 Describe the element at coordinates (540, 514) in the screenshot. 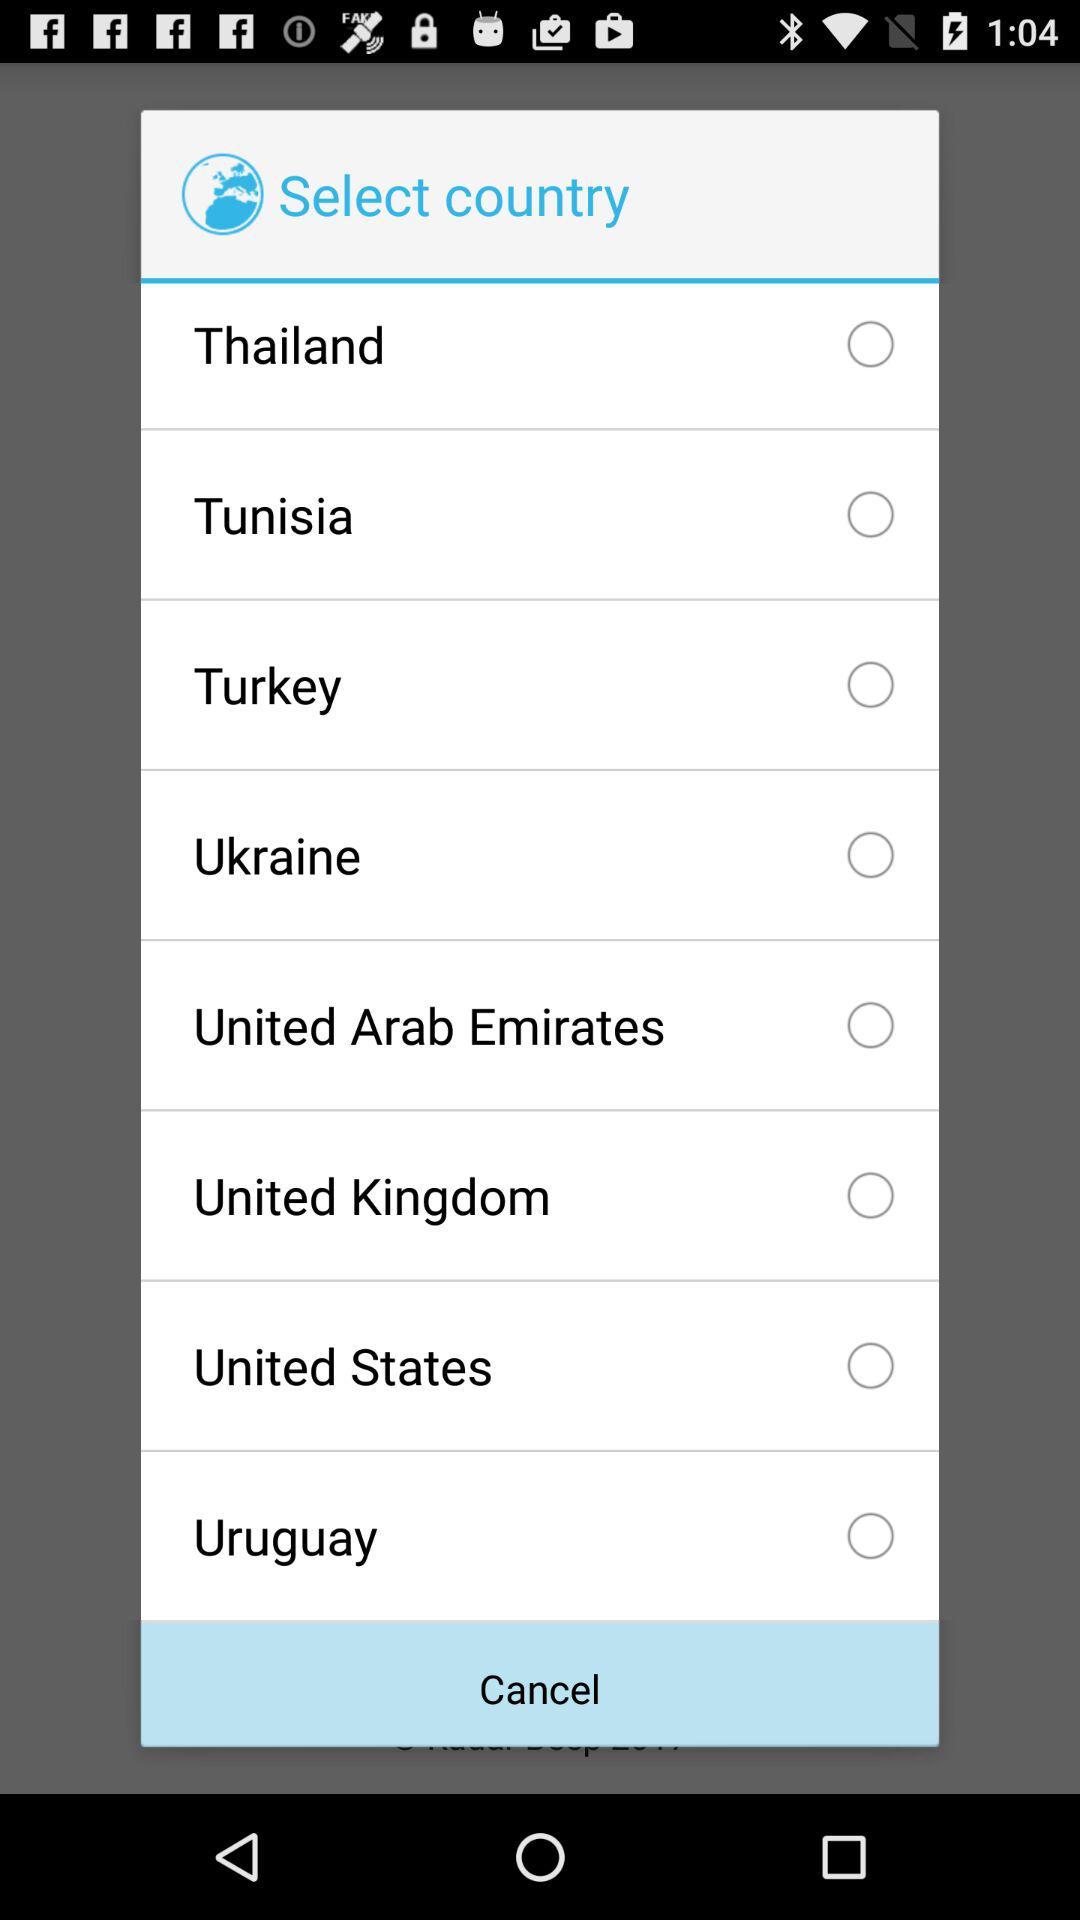

I see `icon above the turkey item` at that location.